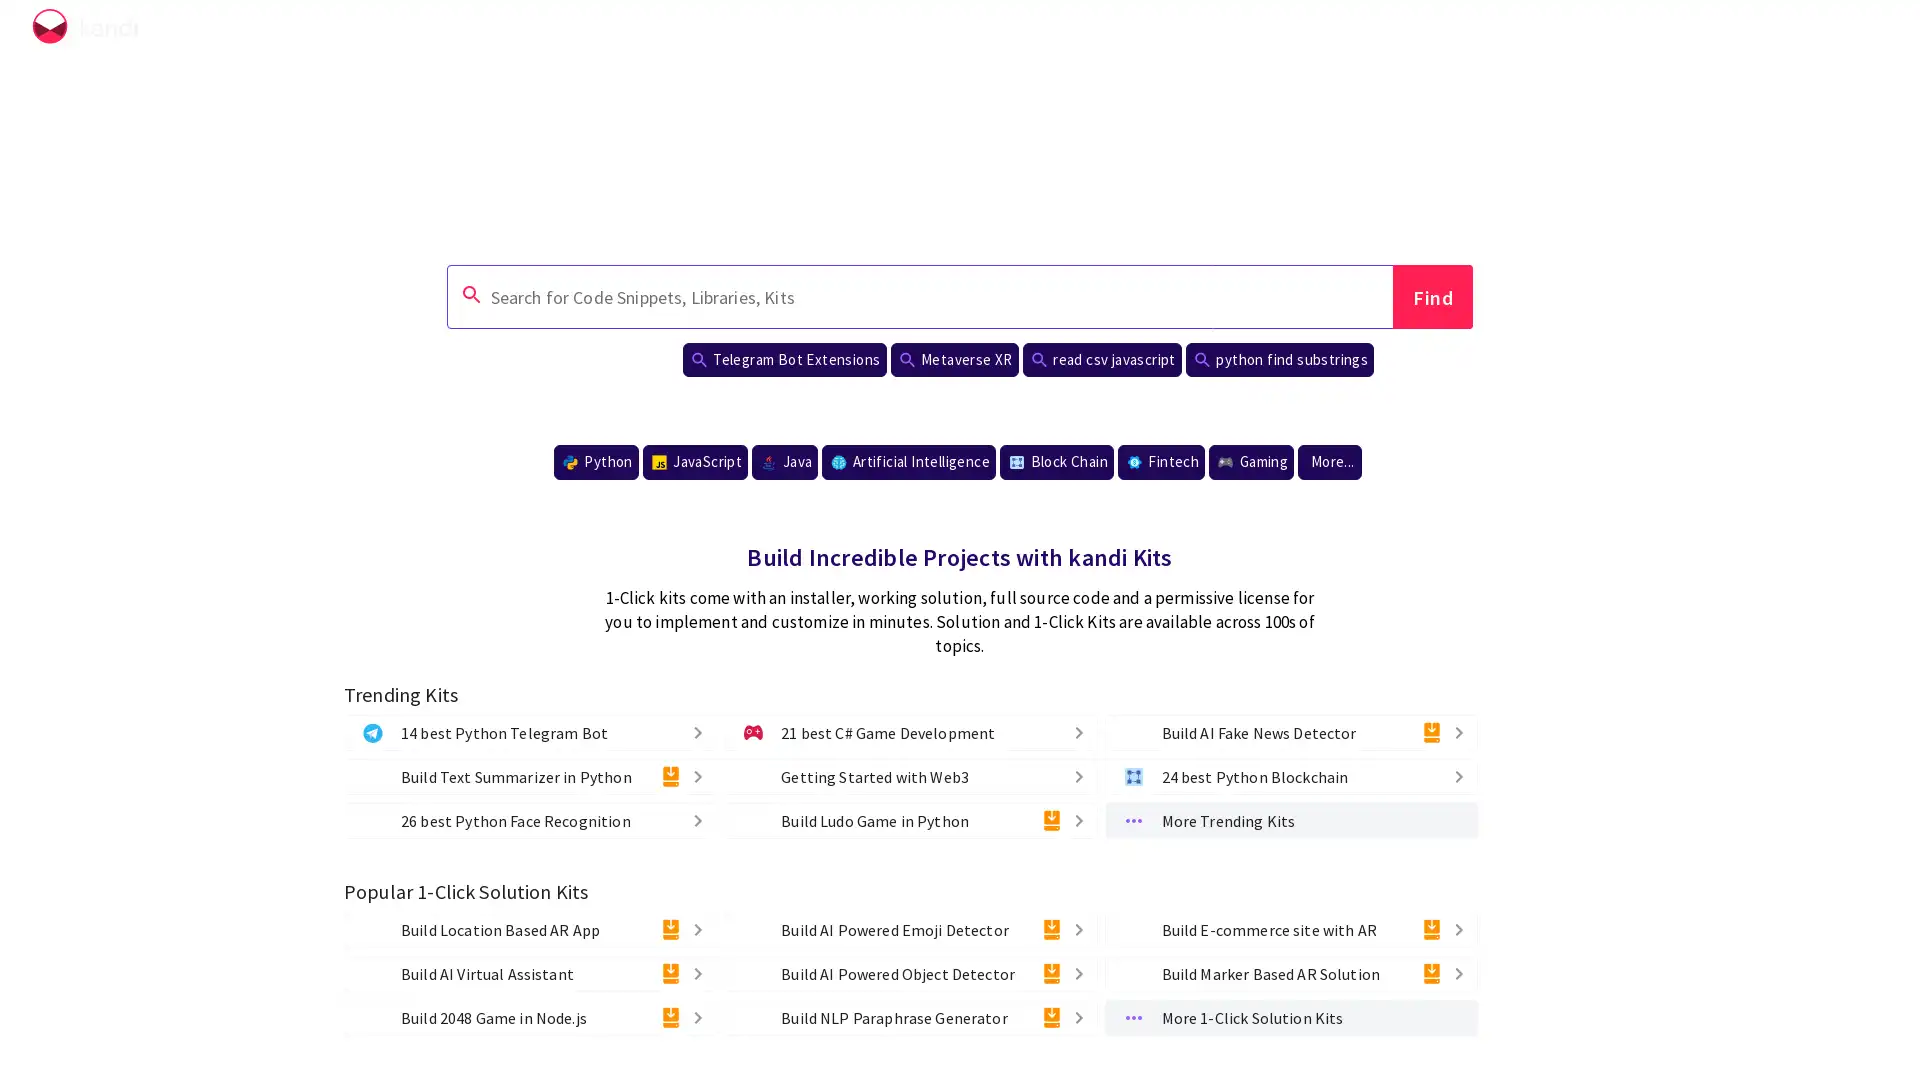 The image size is (1920, 1080). What do you see at coordinates (909, 820) in the screenshot?
I see `ludo Build Ludo Game in Python` at bounding box center [909, 820].